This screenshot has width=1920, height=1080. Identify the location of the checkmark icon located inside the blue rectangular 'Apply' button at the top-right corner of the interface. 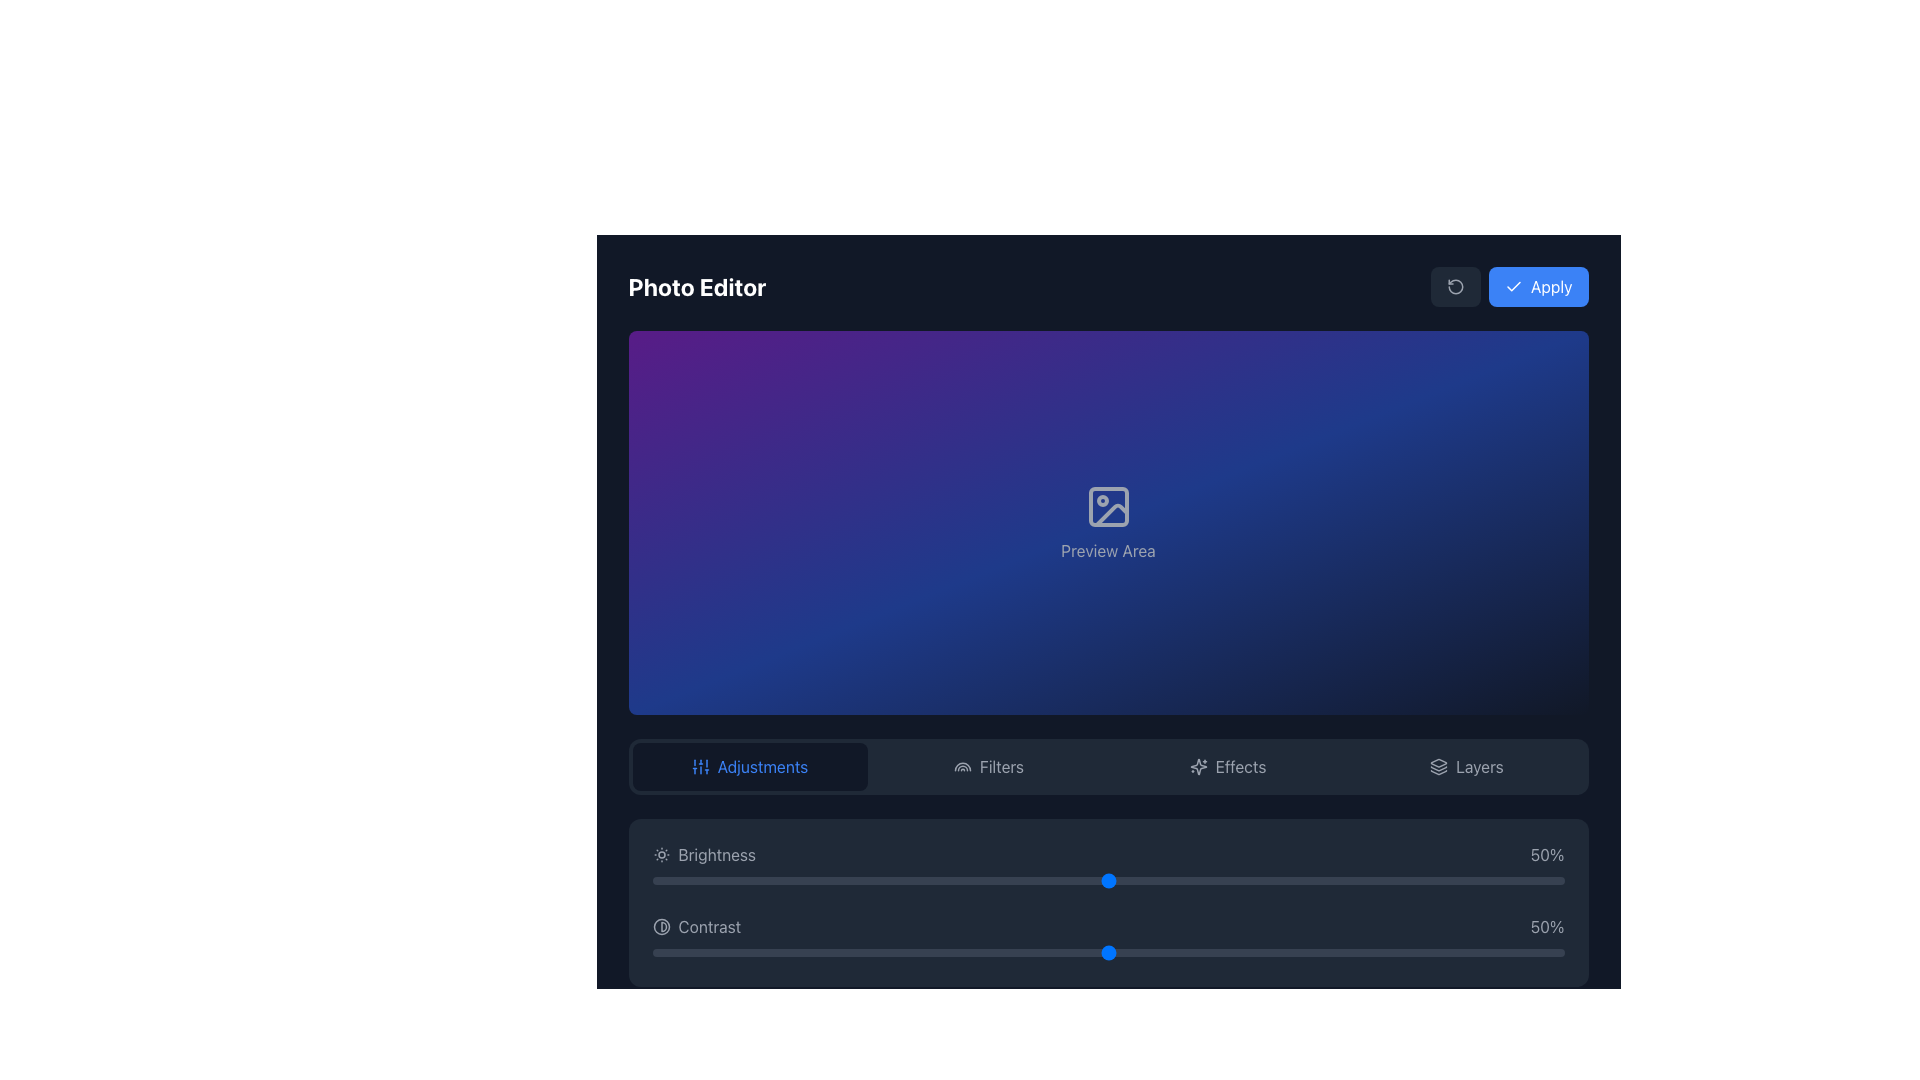
(1514, 286).